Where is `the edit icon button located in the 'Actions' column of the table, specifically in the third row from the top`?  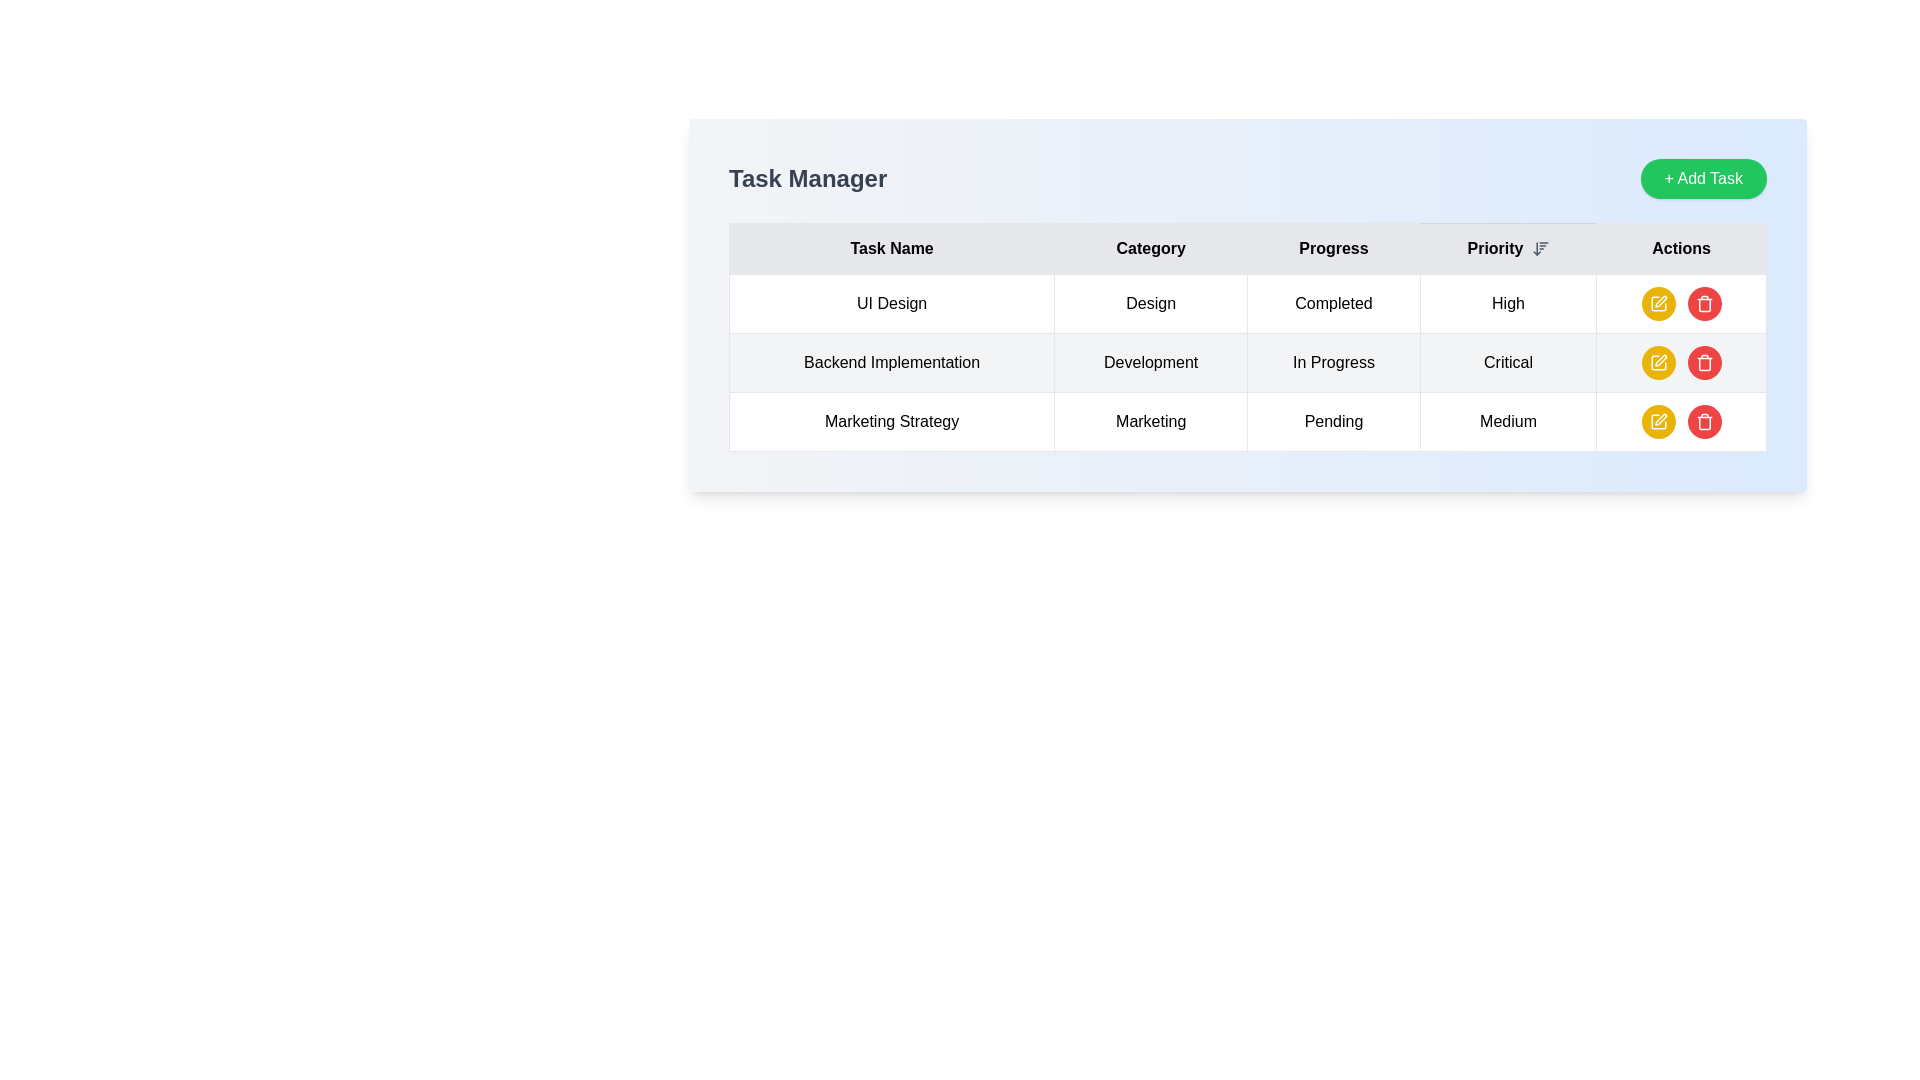 the edit icon button located in the 'Actions' column of the table, specifically in the third row from the top is located at coordinates (1660, 358).